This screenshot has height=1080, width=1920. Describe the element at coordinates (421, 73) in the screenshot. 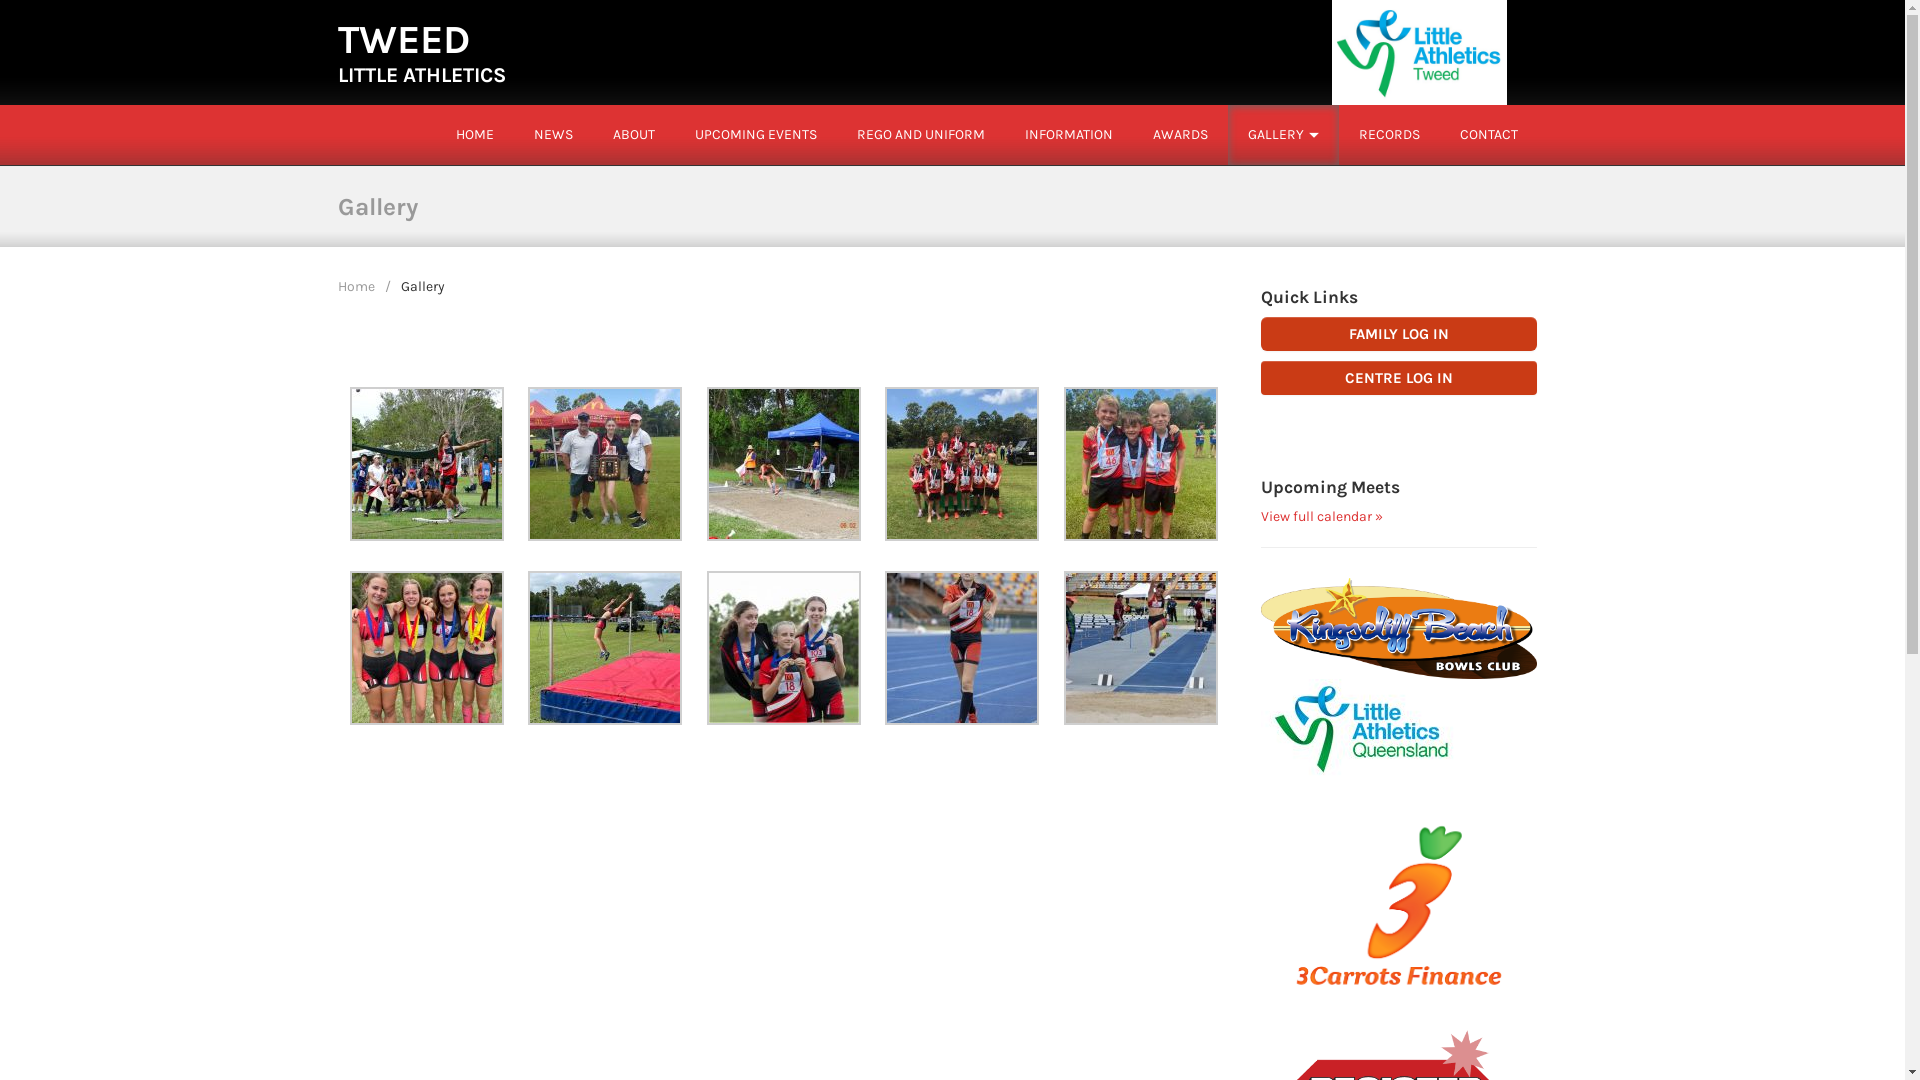

I see `'LITTLE ATHLETICS'` at that location.